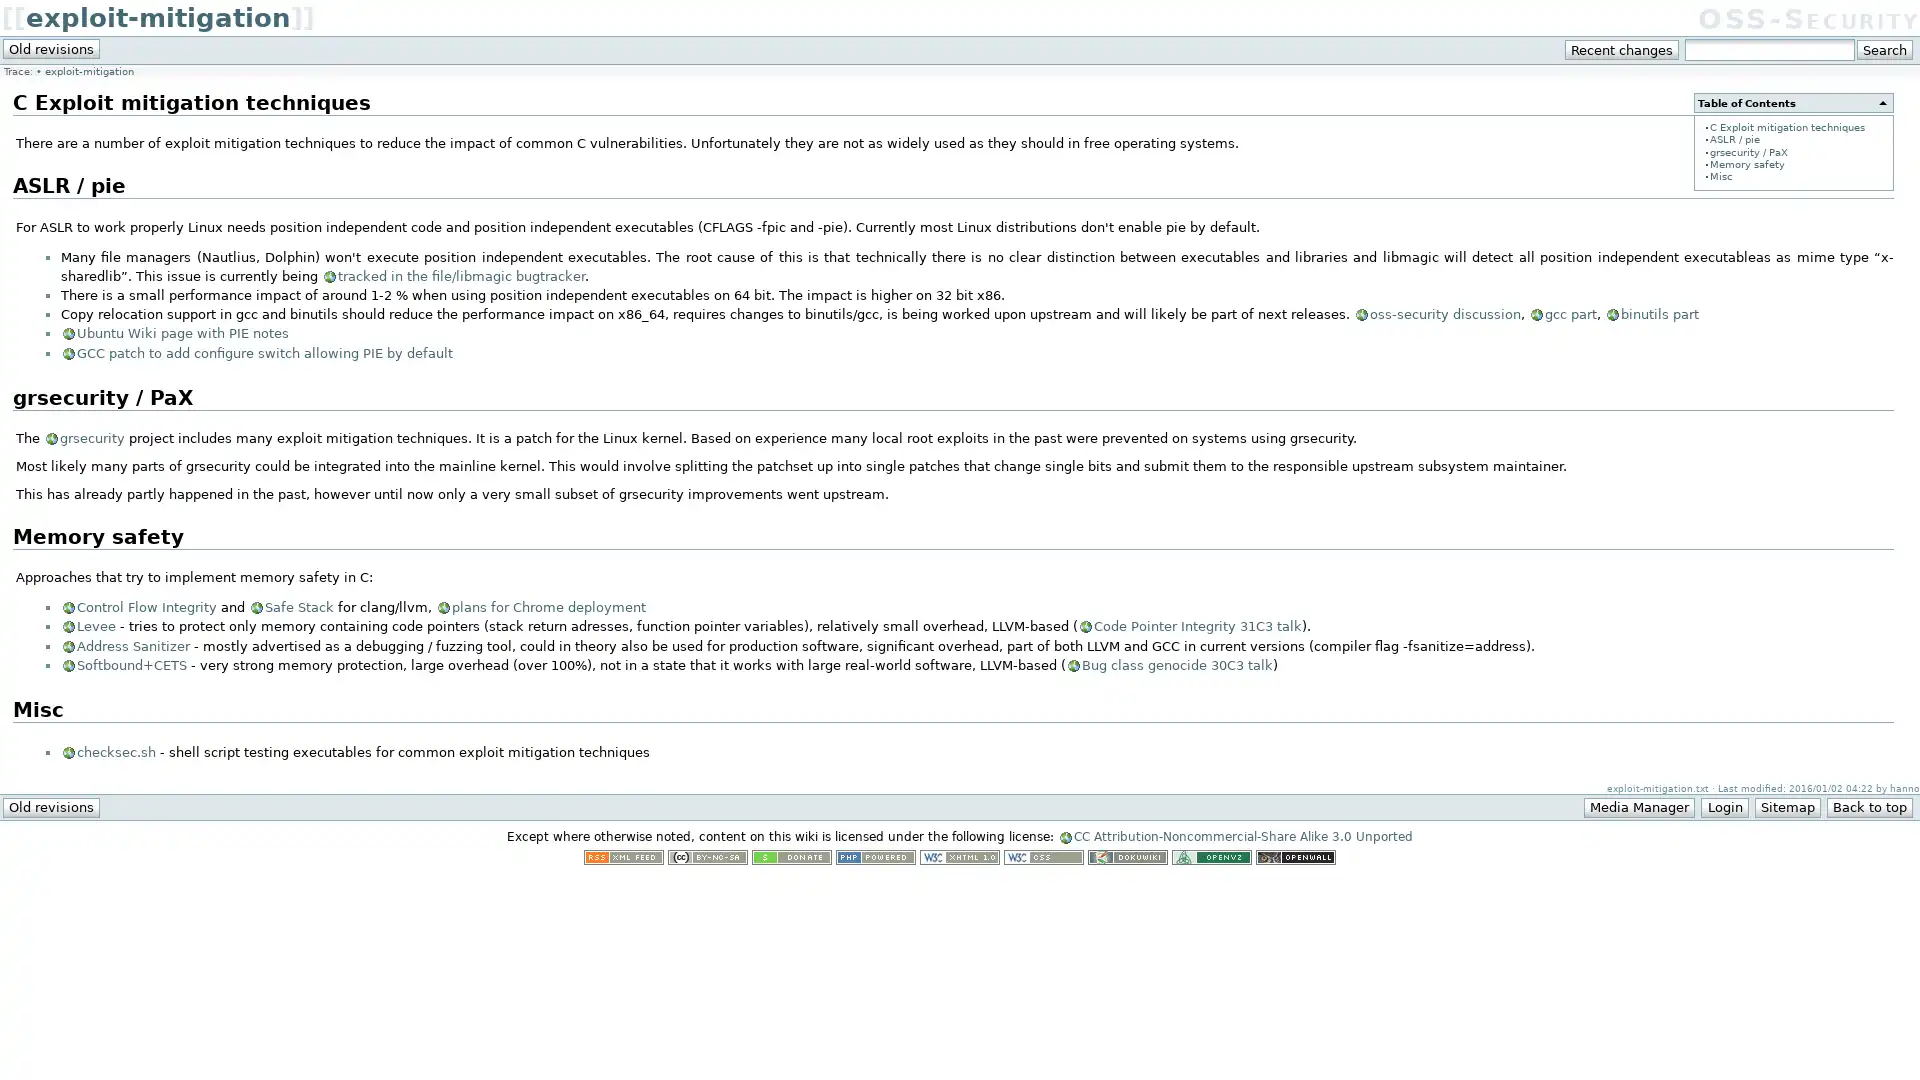 This screenshot has height=1080, width=1920. I want to click on Media Manager, so click(1639, 805).